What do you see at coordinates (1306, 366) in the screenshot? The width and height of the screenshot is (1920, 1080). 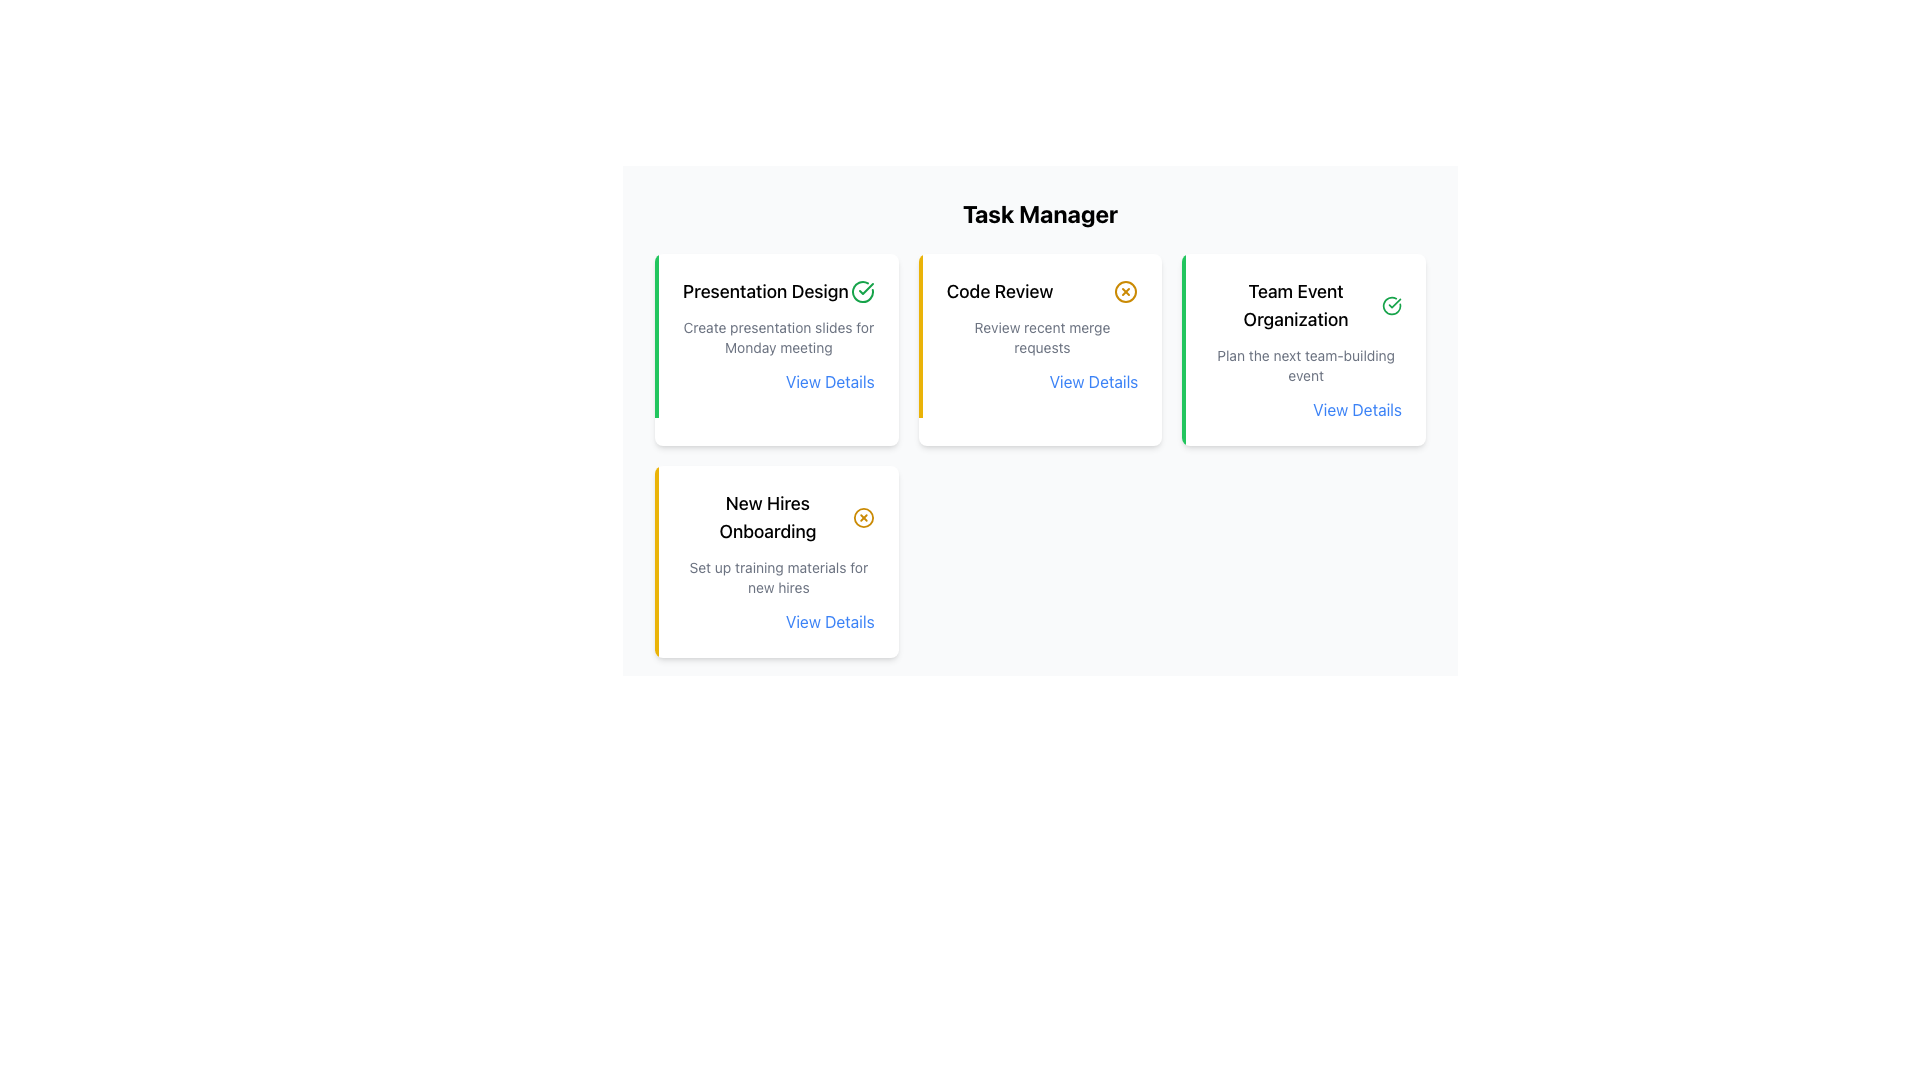 I see `text snippet that says 'Plan the next team-building event', which is styled in gray and located below the title 'Team Event Organization' within the third task card` at bounding box center [1306, 366].